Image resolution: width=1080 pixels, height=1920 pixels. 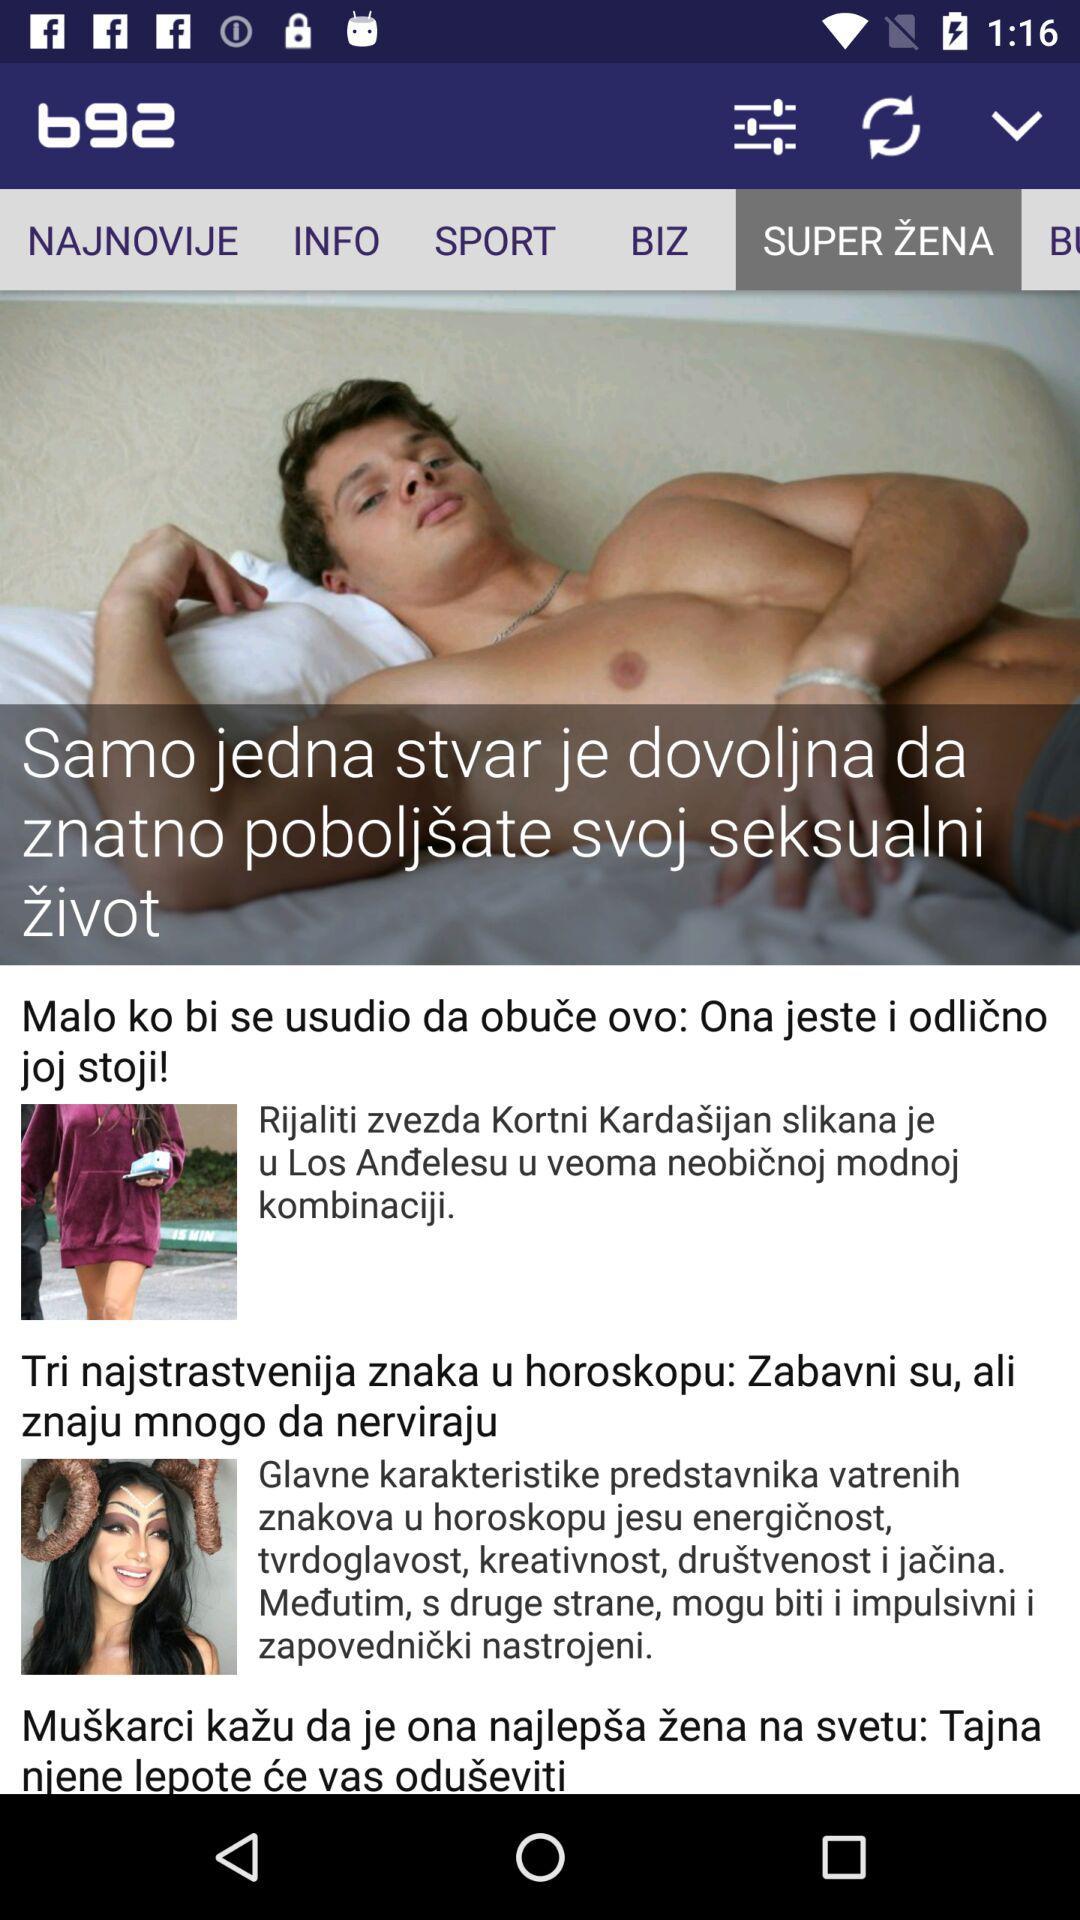 I want to click on info button, so click(x=335, y=239).